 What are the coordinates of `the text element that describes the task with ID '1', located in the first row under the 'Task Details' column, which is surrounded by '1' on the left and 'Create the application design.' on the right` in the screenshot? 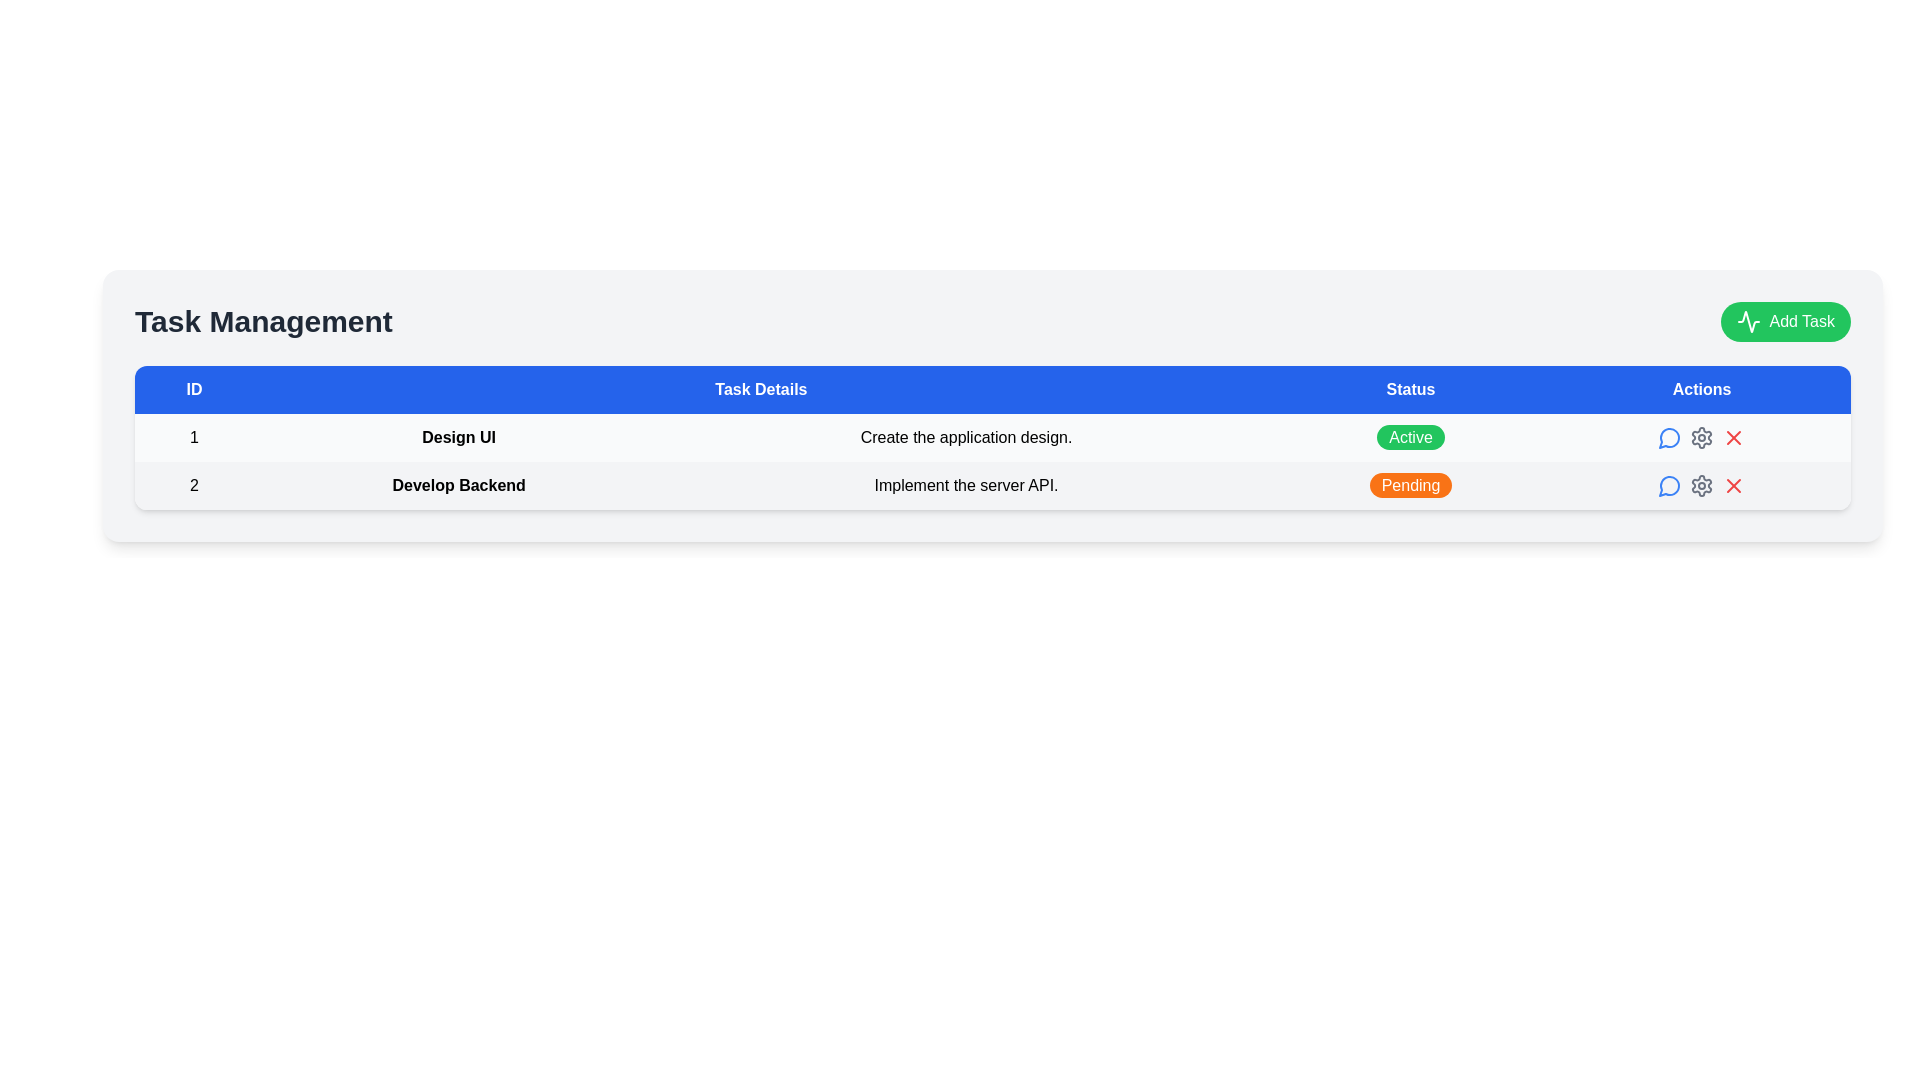 It's located at (458, 437).